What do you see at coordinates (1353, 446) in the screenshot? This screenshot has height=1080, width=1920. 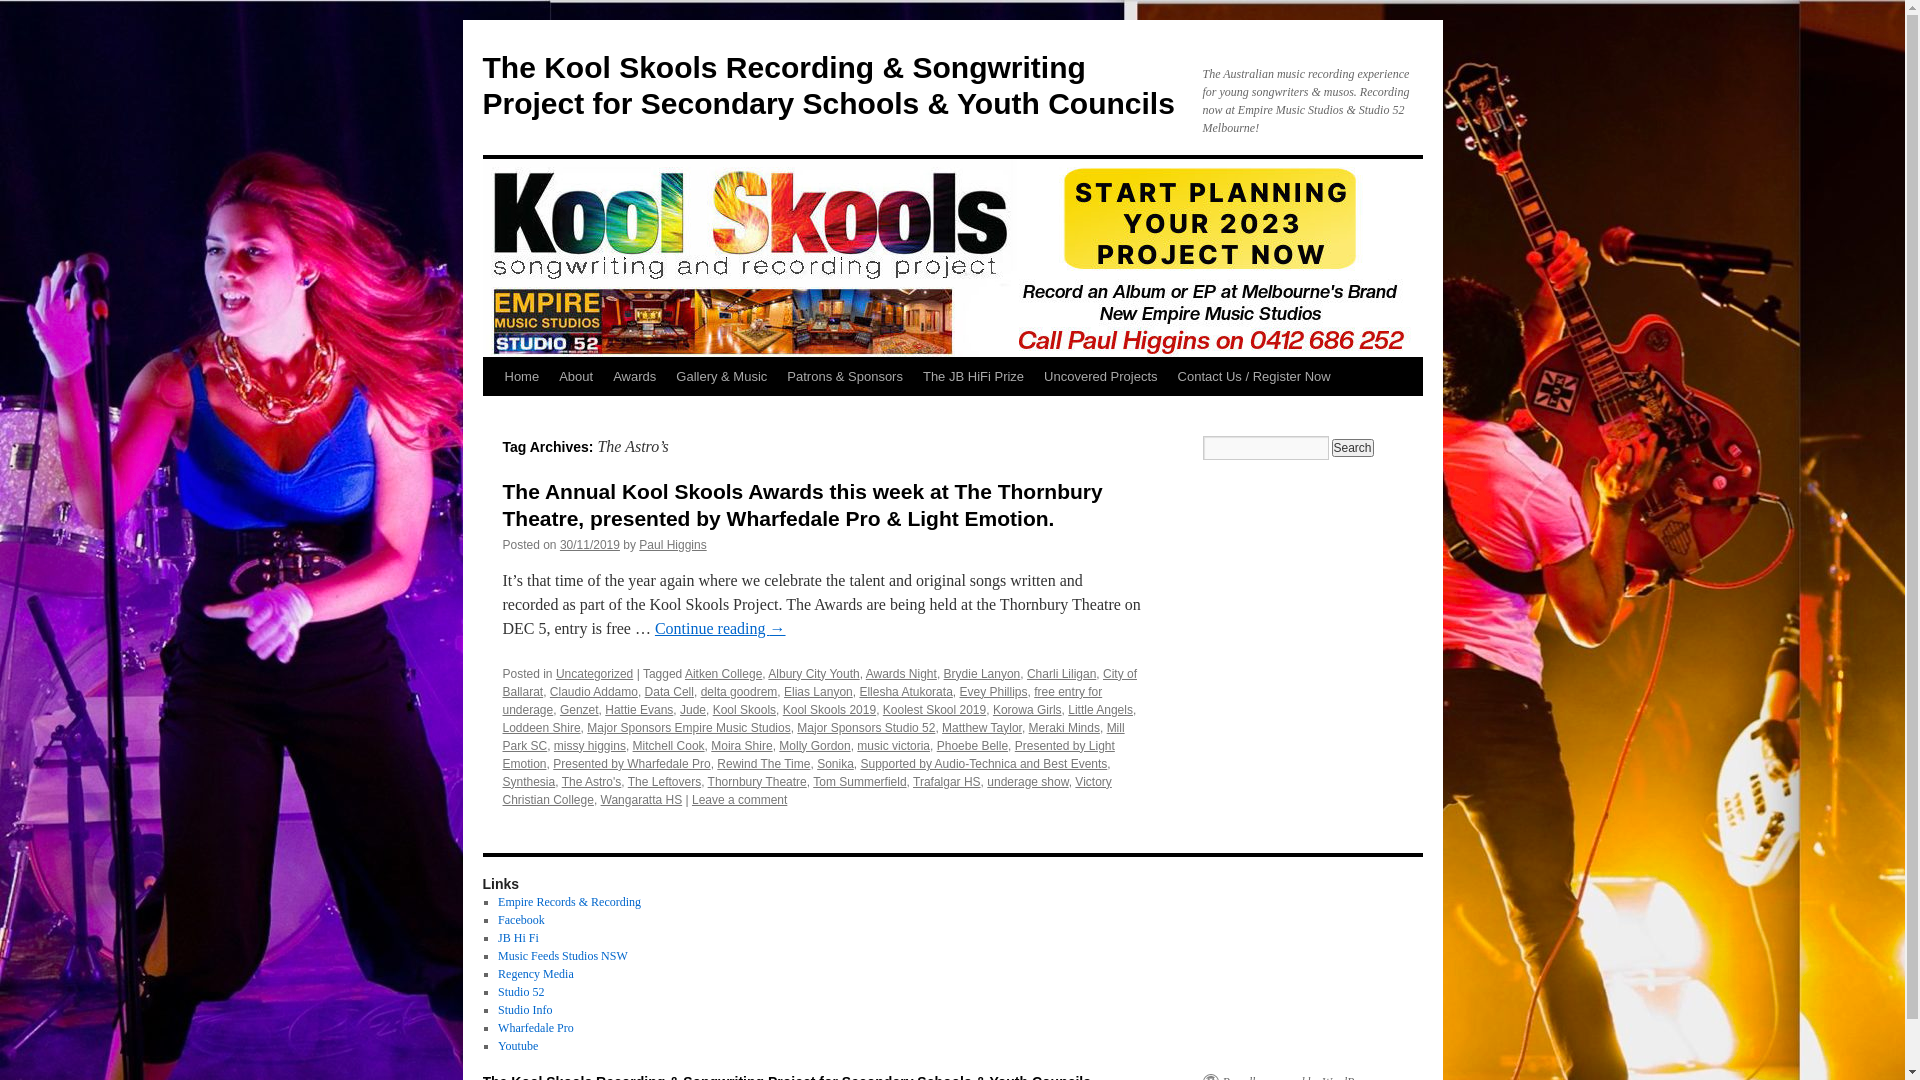 I see `'Search'` at bounding box center [1353, 446].